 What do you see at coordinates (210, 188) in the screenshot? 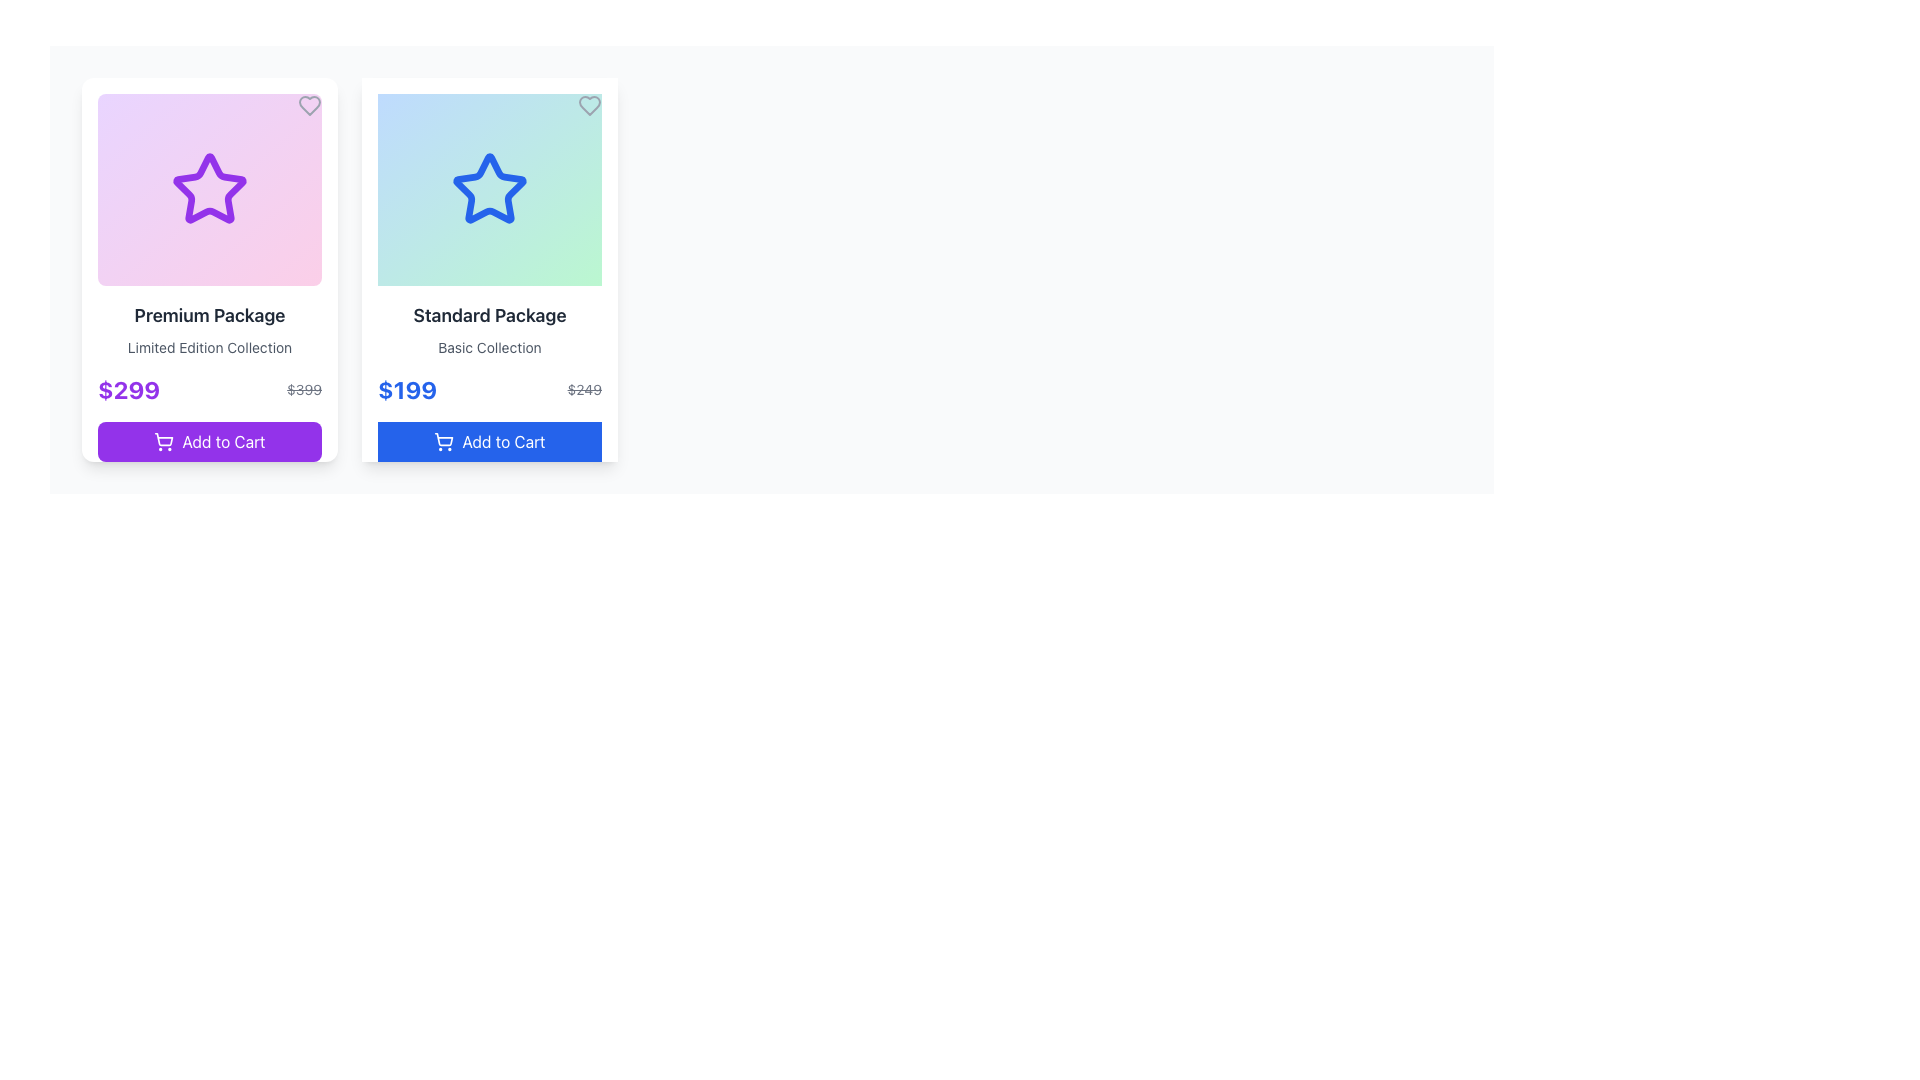
I see `the star SVG icon representing the premium status of the package within the 'Premium Package' card, located above the text 'Limited Edition Collection.'` at bounding box center [210, 188].